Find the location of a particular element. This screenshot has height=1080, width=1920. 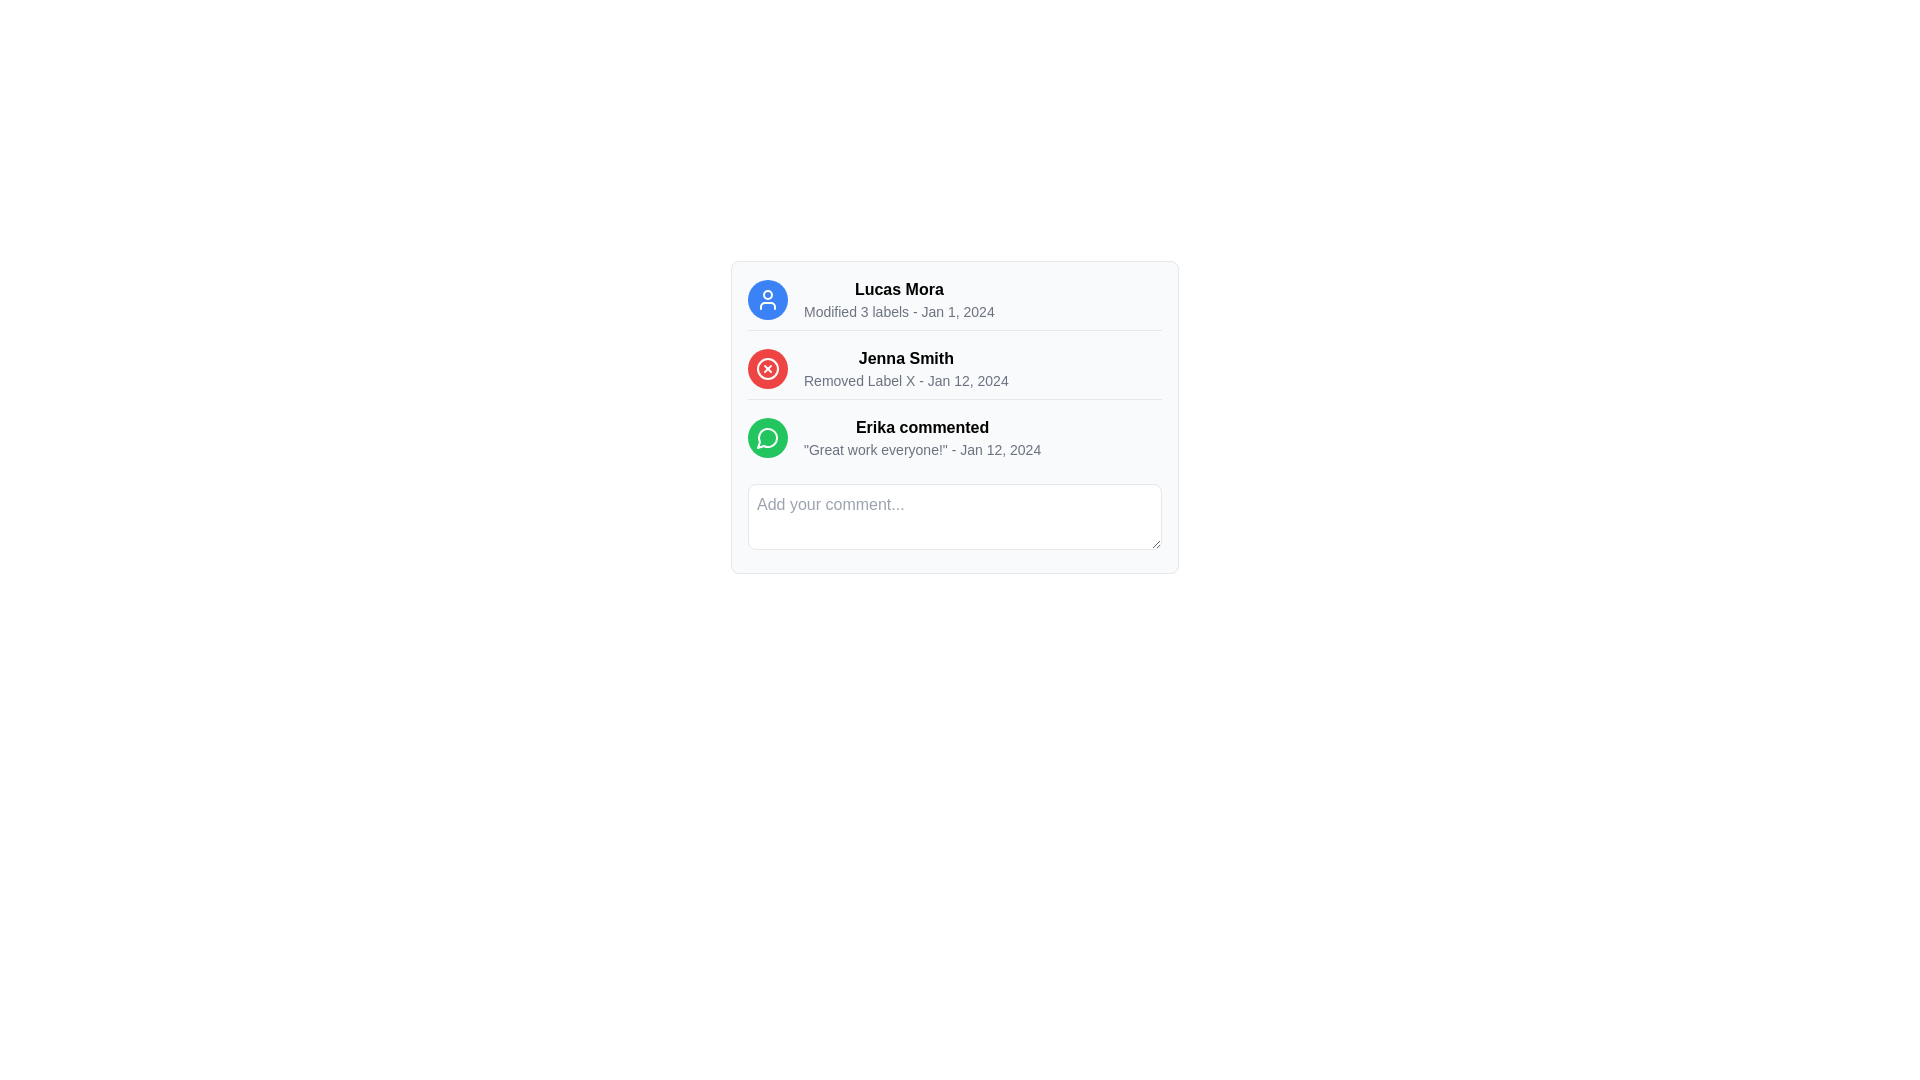

the comment icon that represents the action made by 'Erika', which is located to the left of the text 'Erika commented' is located at coordinates (767, 437).